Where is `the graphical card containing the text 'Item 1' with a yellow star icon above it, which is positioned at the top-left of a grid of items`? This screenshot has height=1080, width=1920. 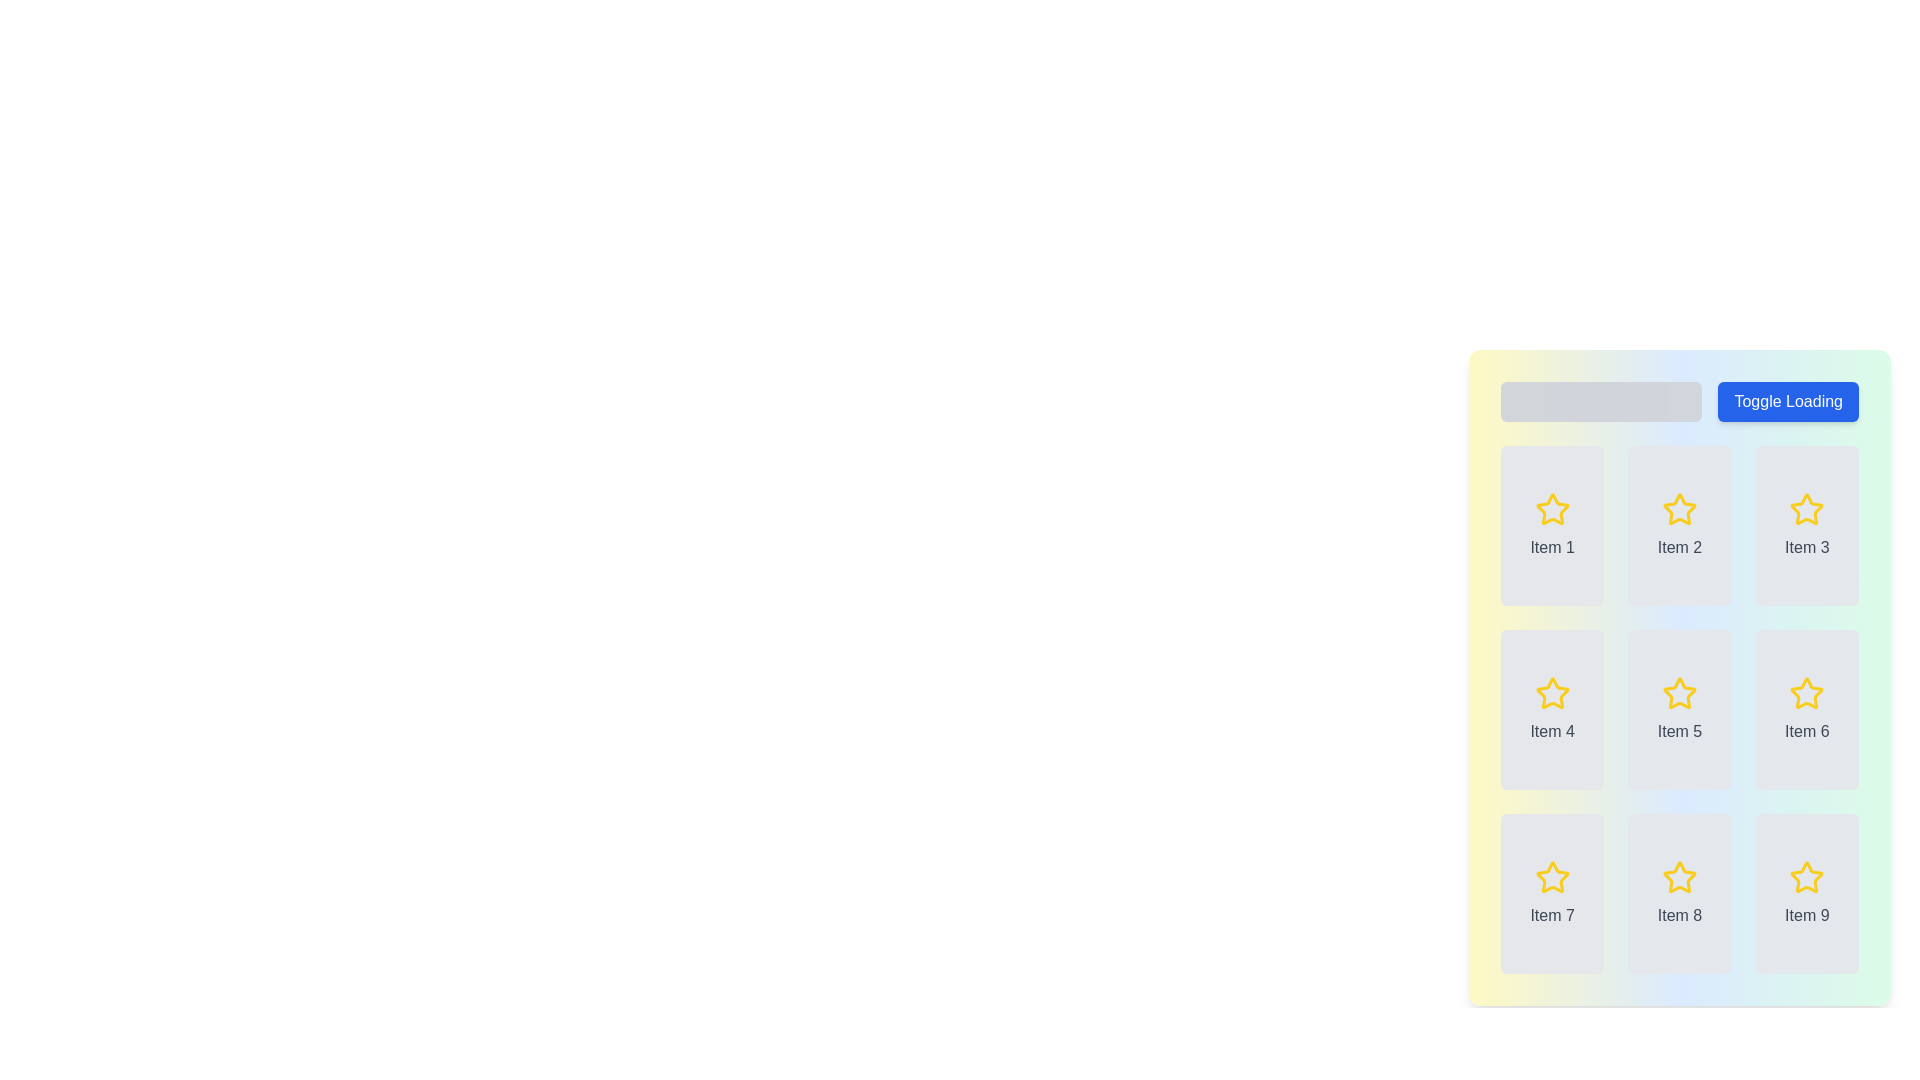 the graphical card containing the text 'Item 1' with a yellow star icon above it, which is positioned at the top-left of a grid of items is located at coordinates (1551, 524).